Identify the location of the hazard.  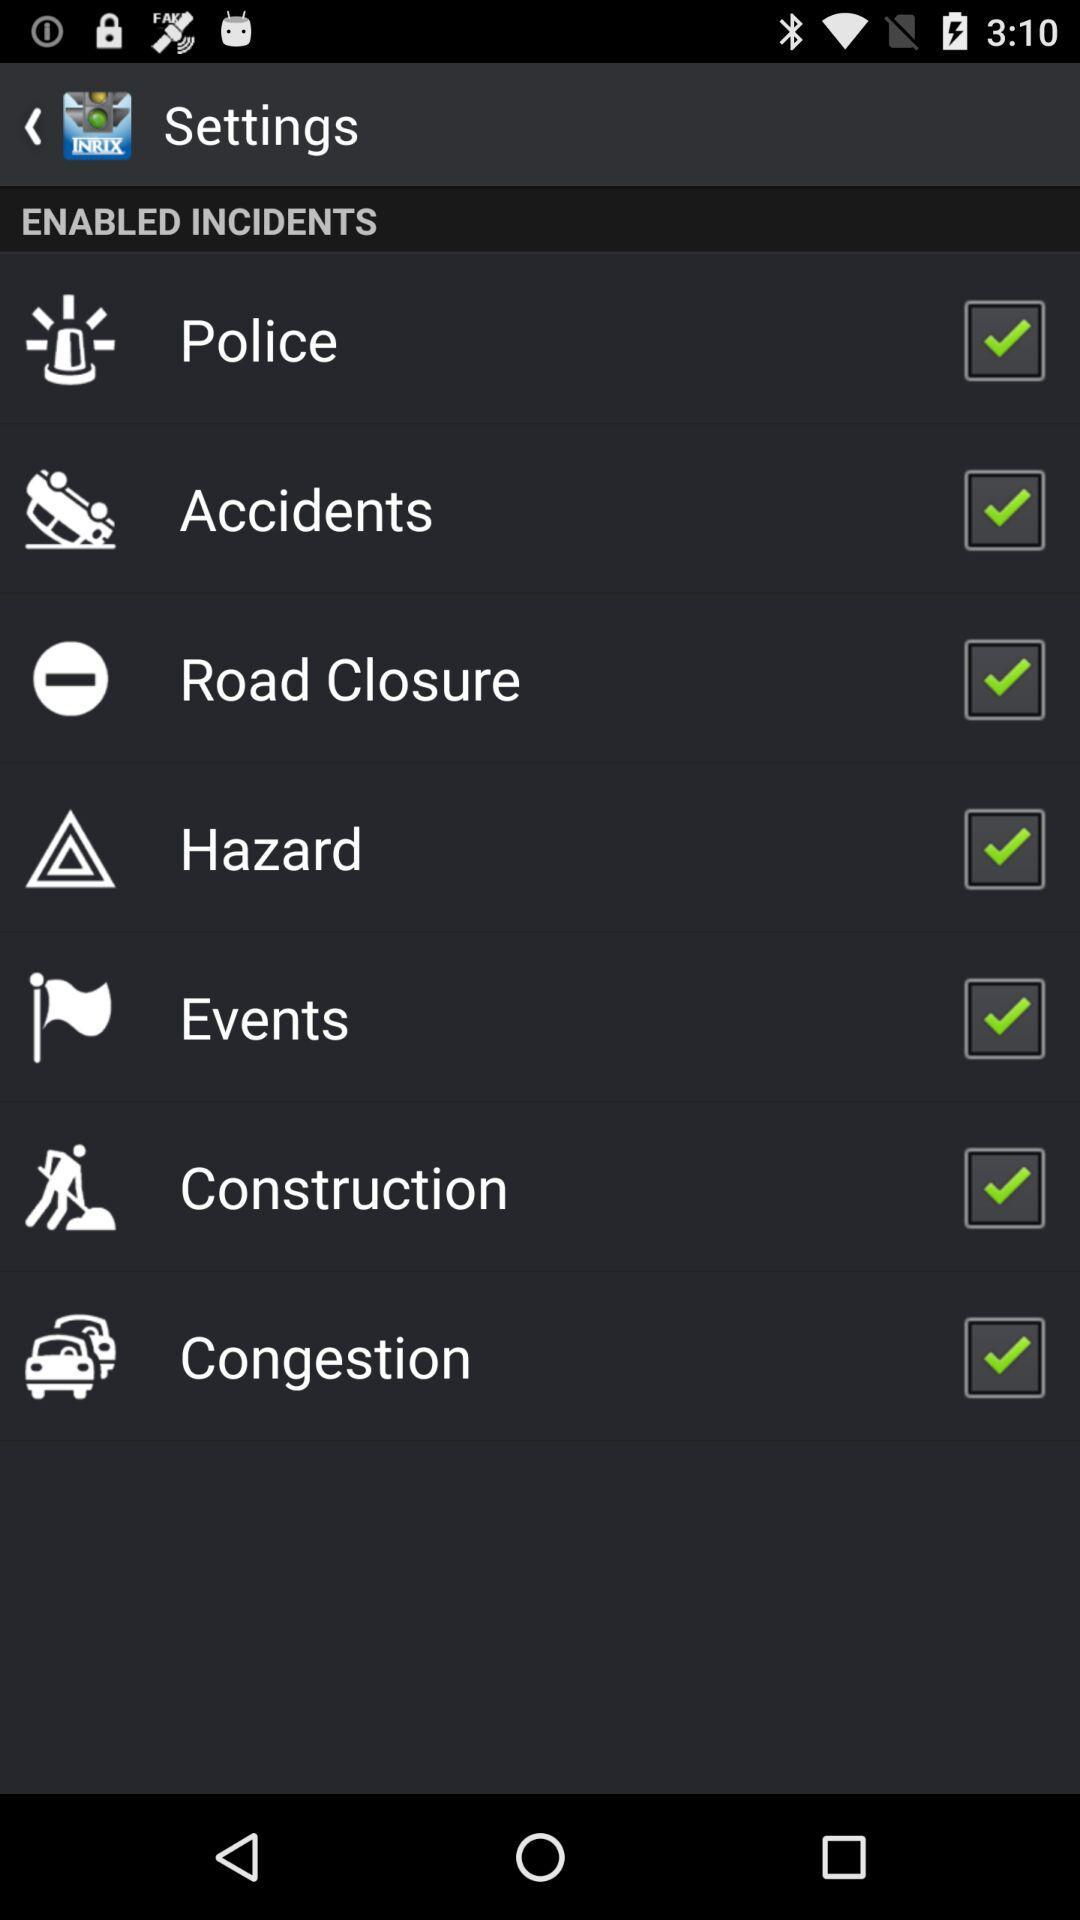
(271, 847).